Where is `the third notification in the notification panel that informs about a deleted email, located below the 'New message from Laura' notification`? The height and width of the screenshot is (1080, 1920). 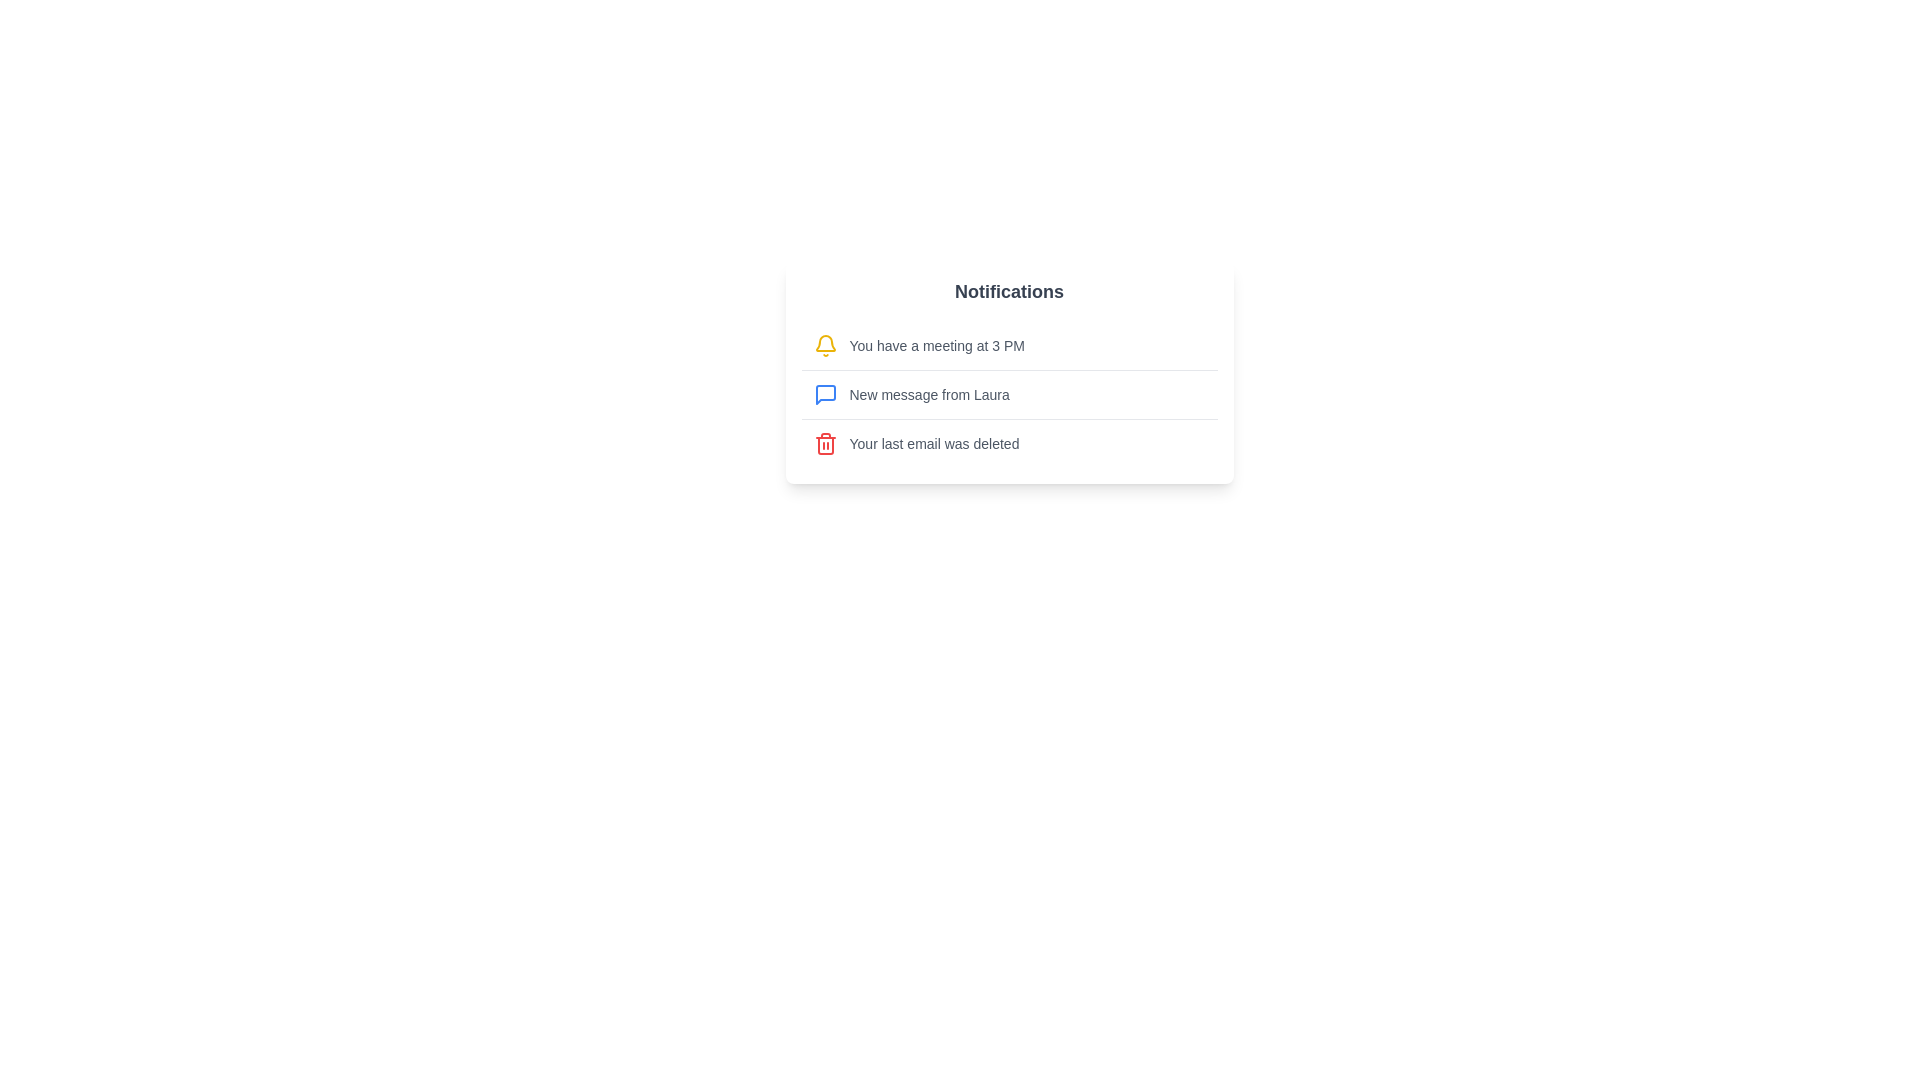
the third notification in the notification panel that informs about a deleted email, located below the 'New message from Laura' notification is located at coordinates (1009, 442).